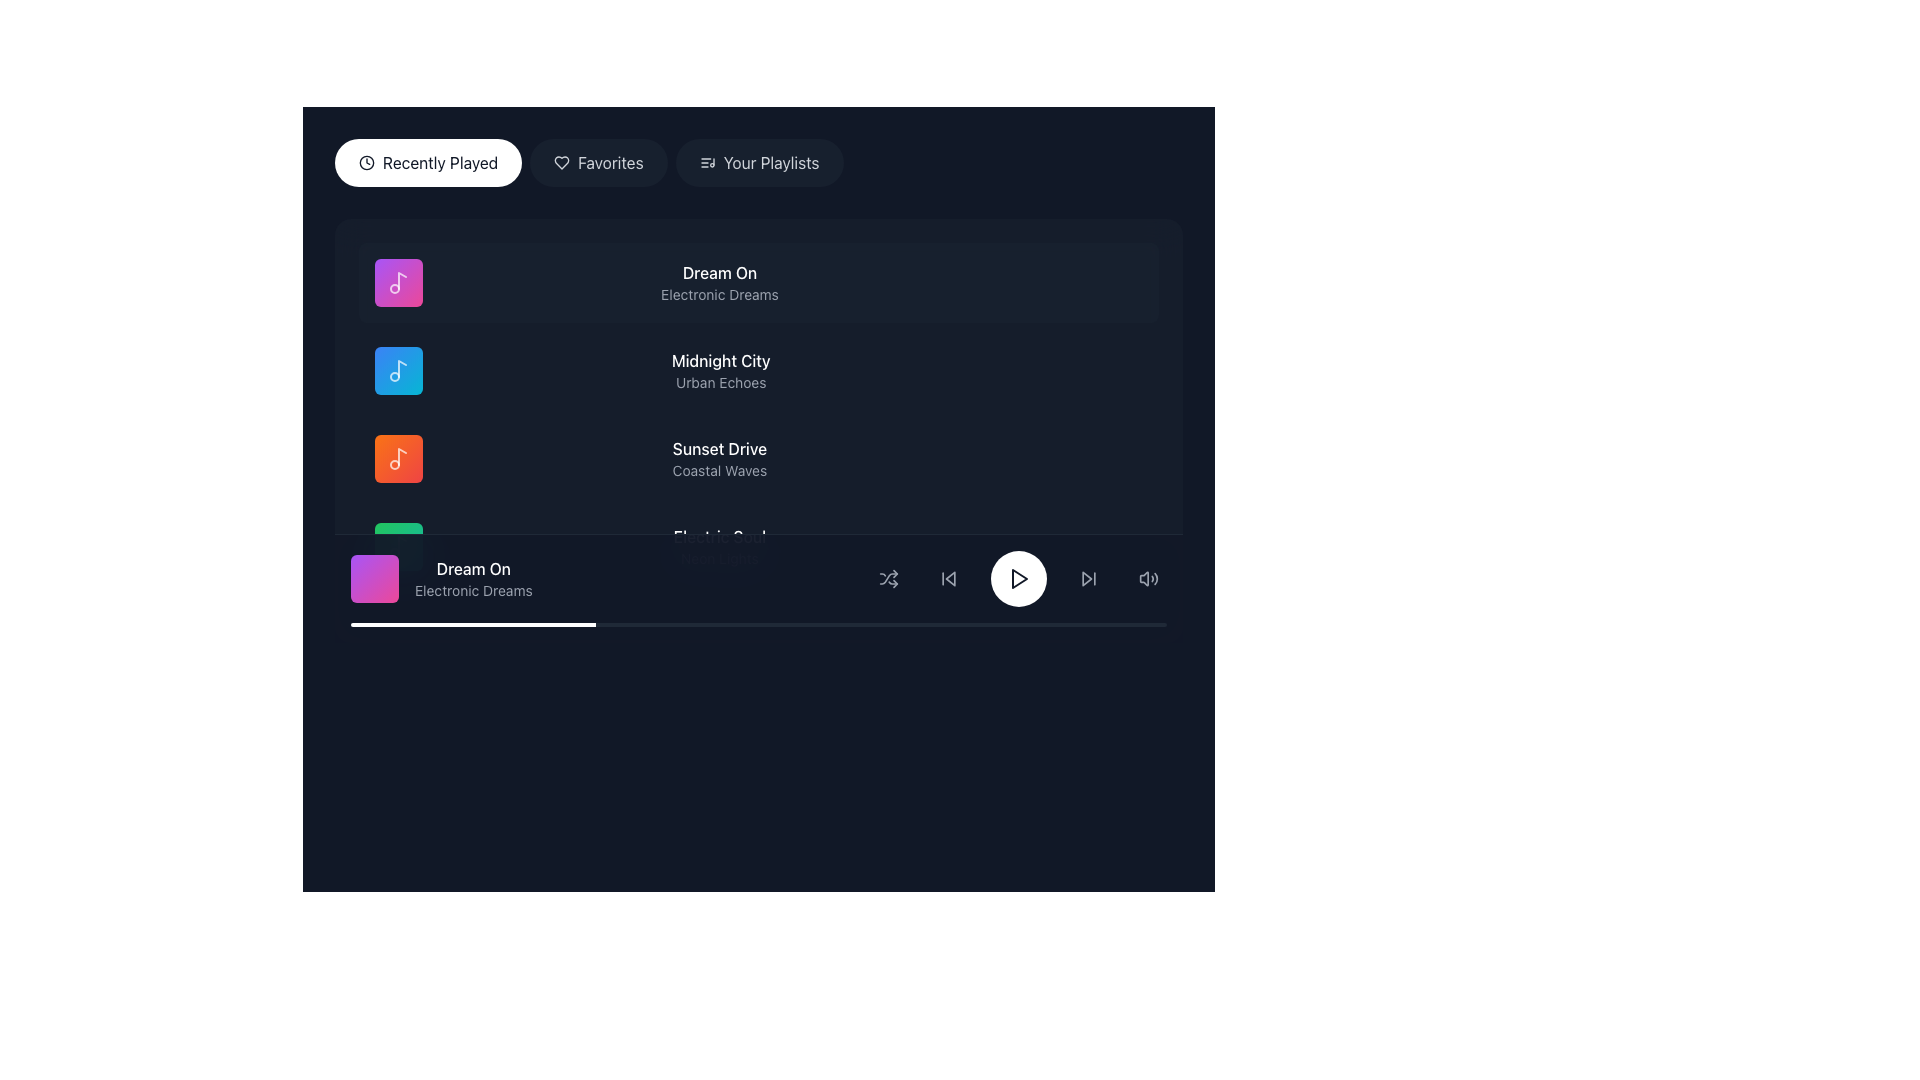 This screenshot has height=1080, width=1920. Describe the element at coordinates (439, 161) in the screenshot. I see `the 'Recently Played' text label within the rounded button` at that location.